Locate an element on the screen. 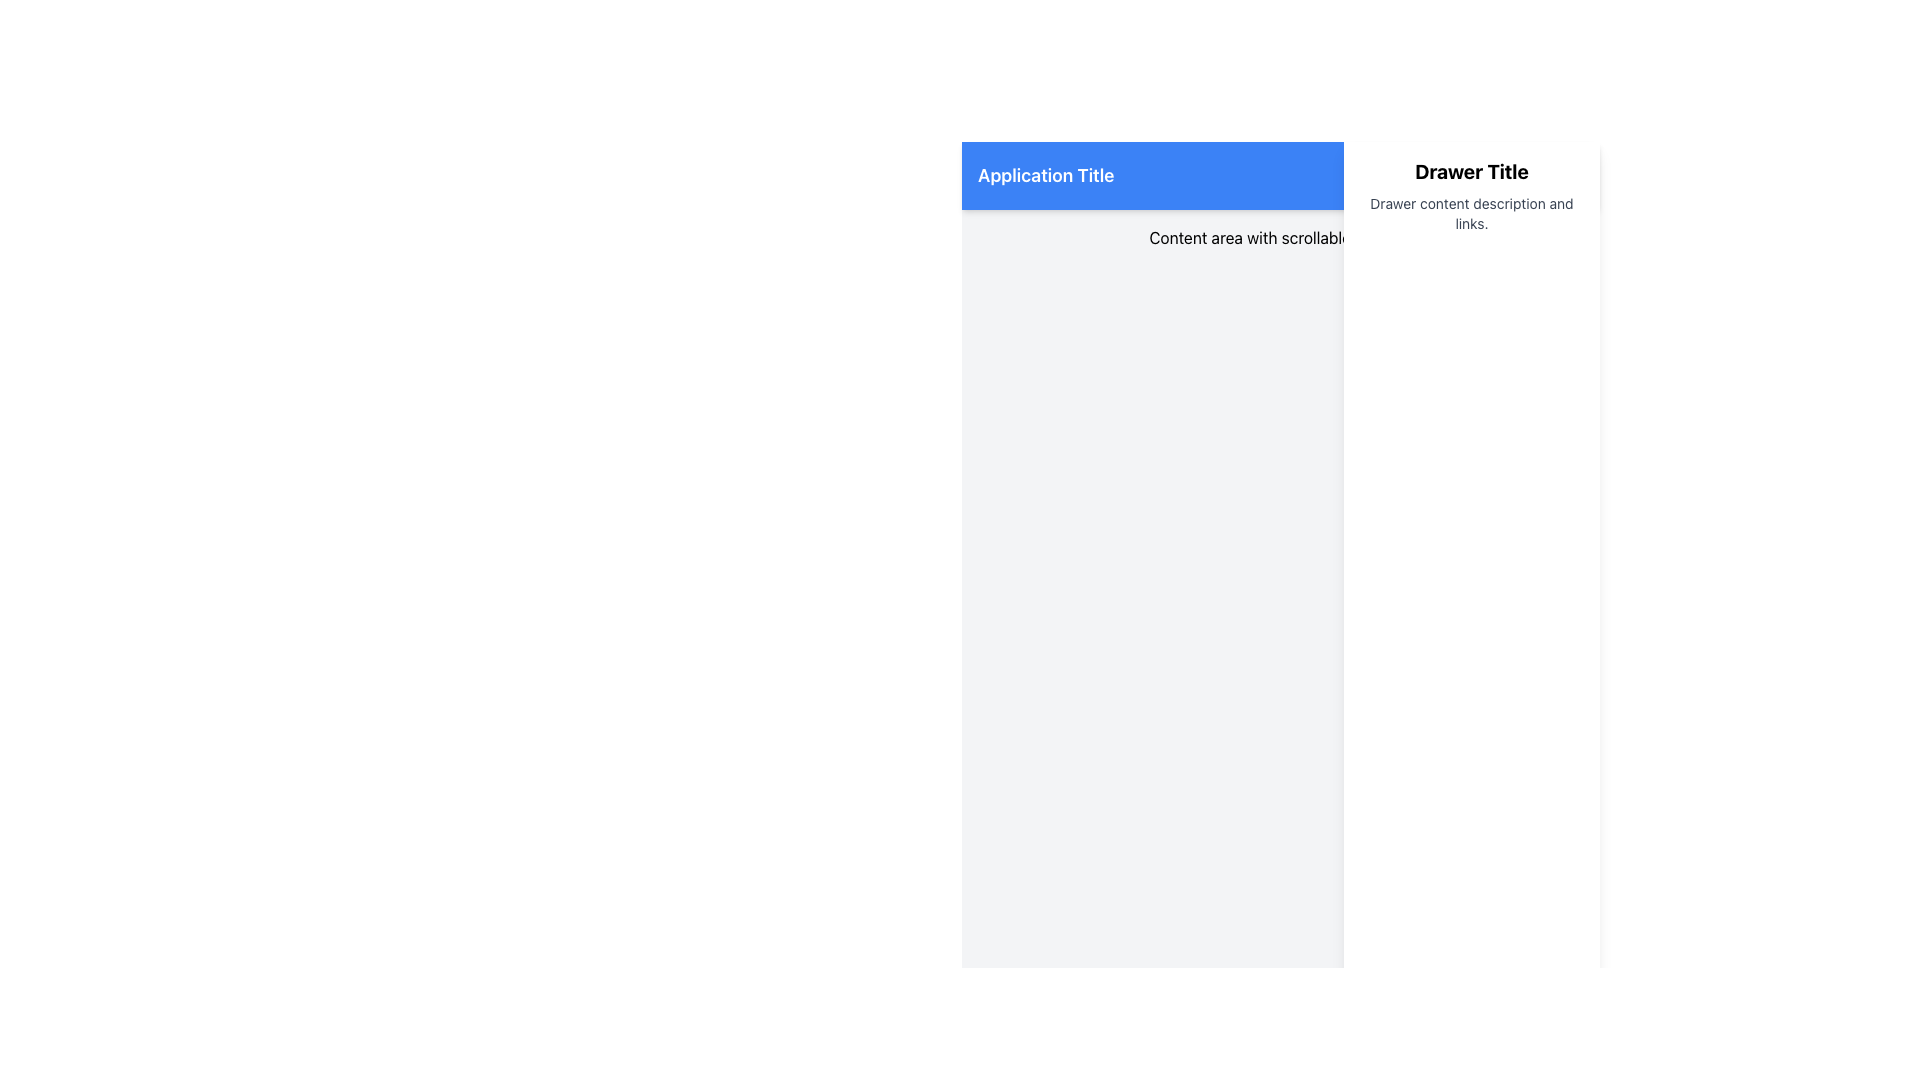 The width and height of the screenshot is (1920, 1080). text from the bold-styled label 'Drawer Title' located at the top center of the sidebar on the right side of the layout is located at coordinates (1472, 171).